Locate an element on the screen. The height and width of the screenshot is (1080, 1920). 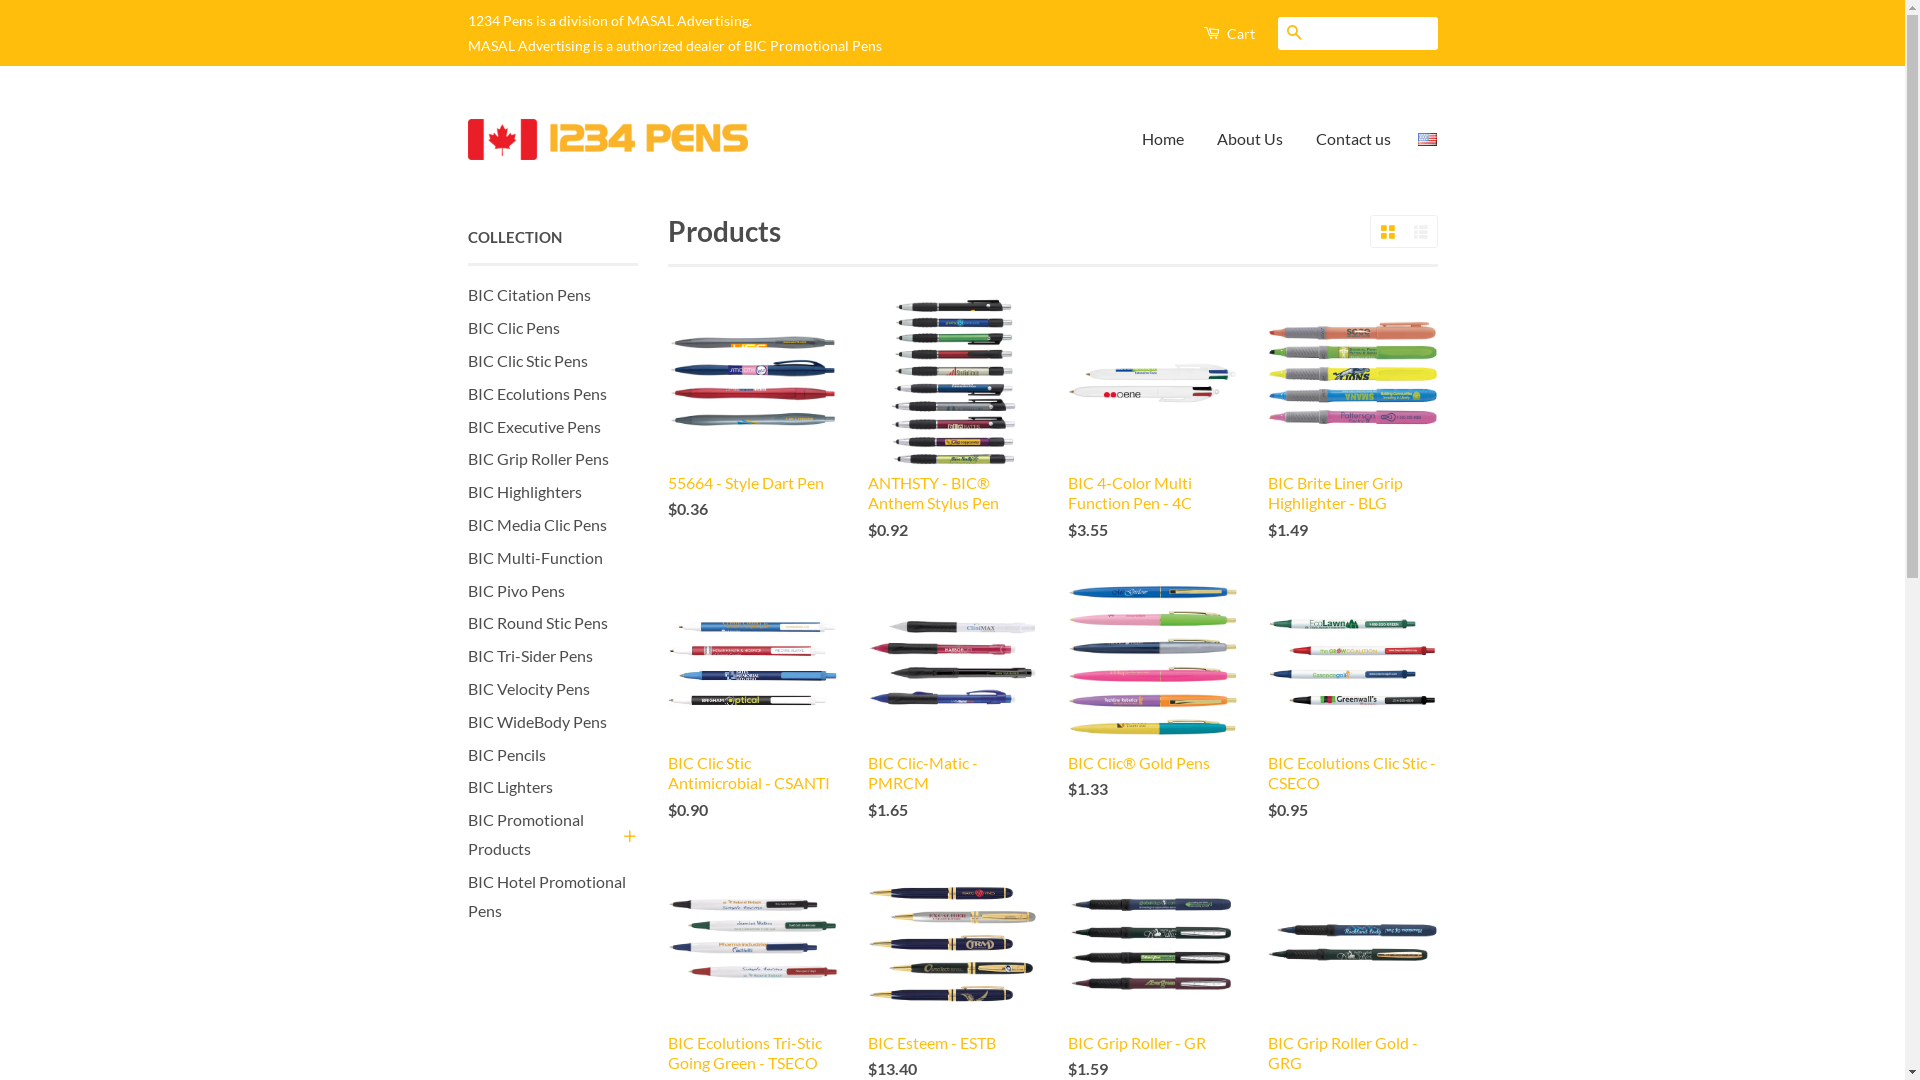
'Cart' is located at coordinates (1227, 33).